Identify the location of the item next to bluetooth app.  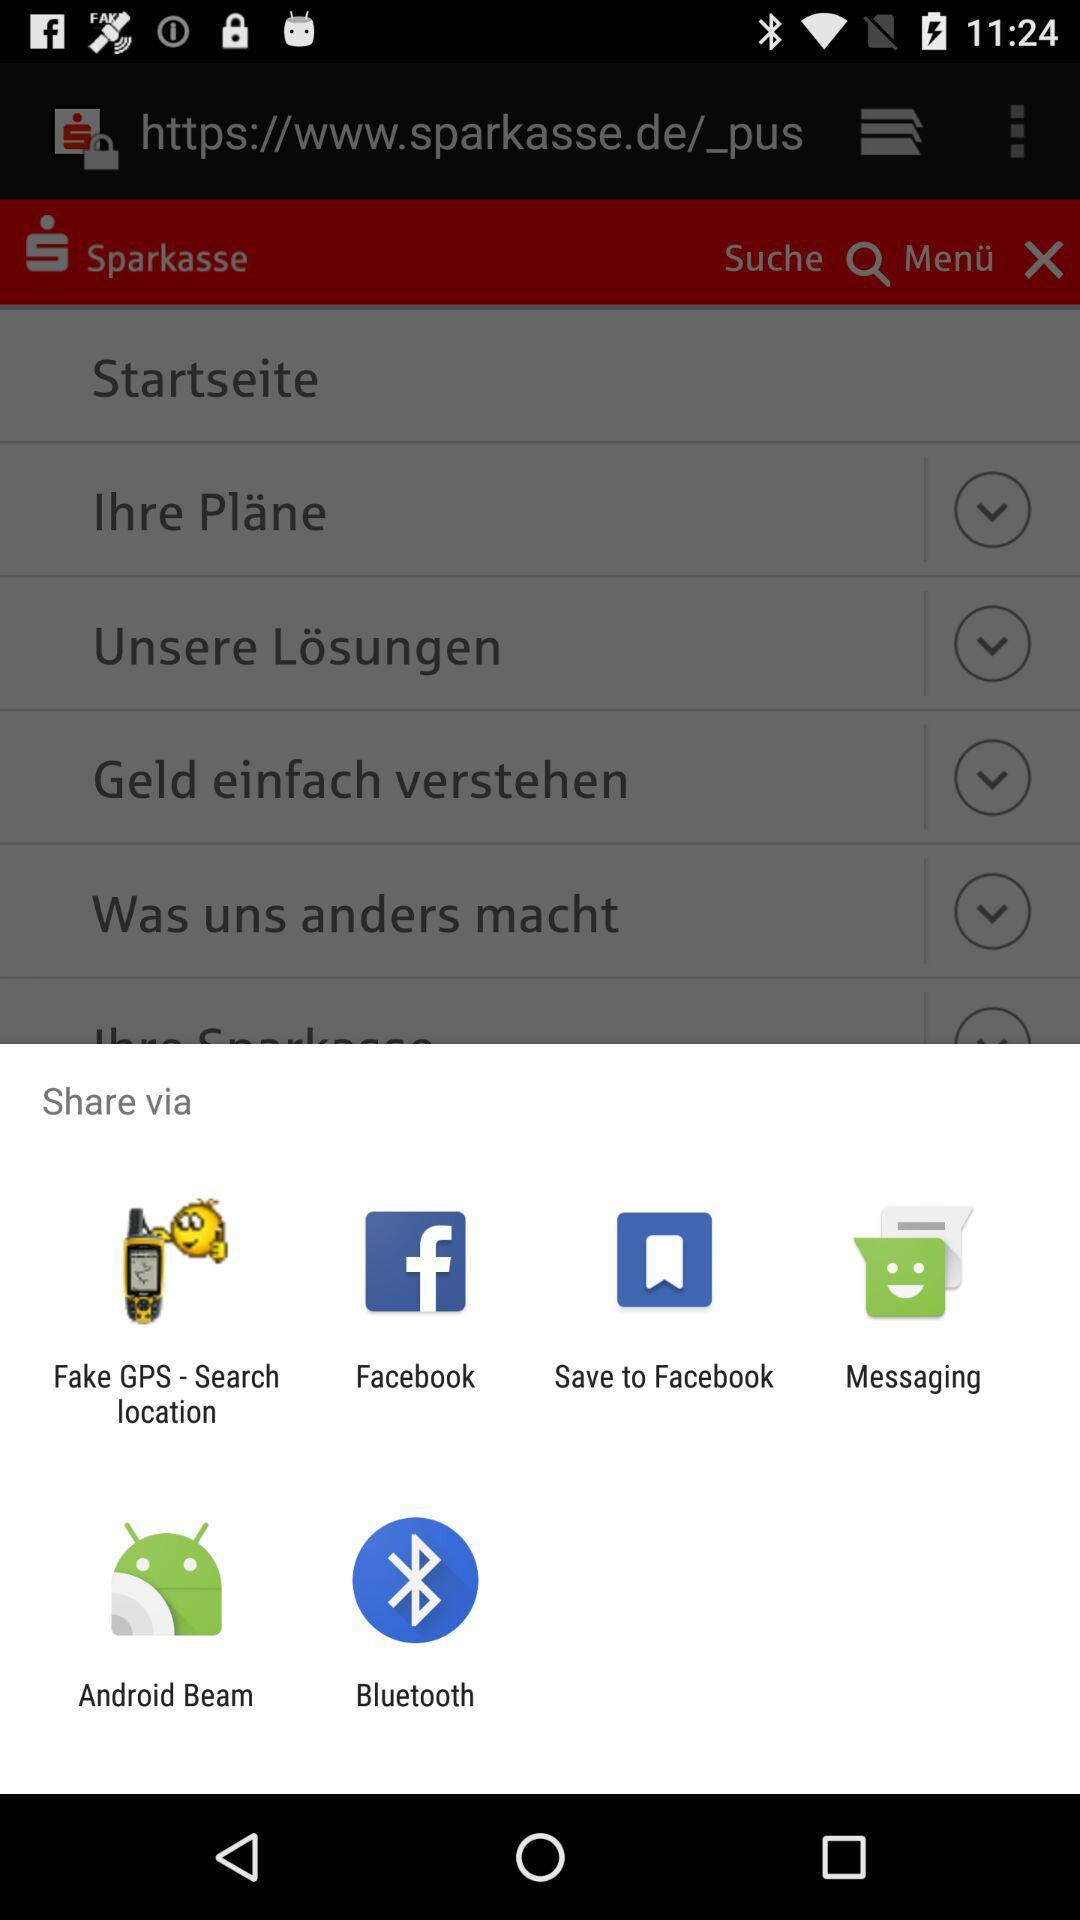
(165, 1711).